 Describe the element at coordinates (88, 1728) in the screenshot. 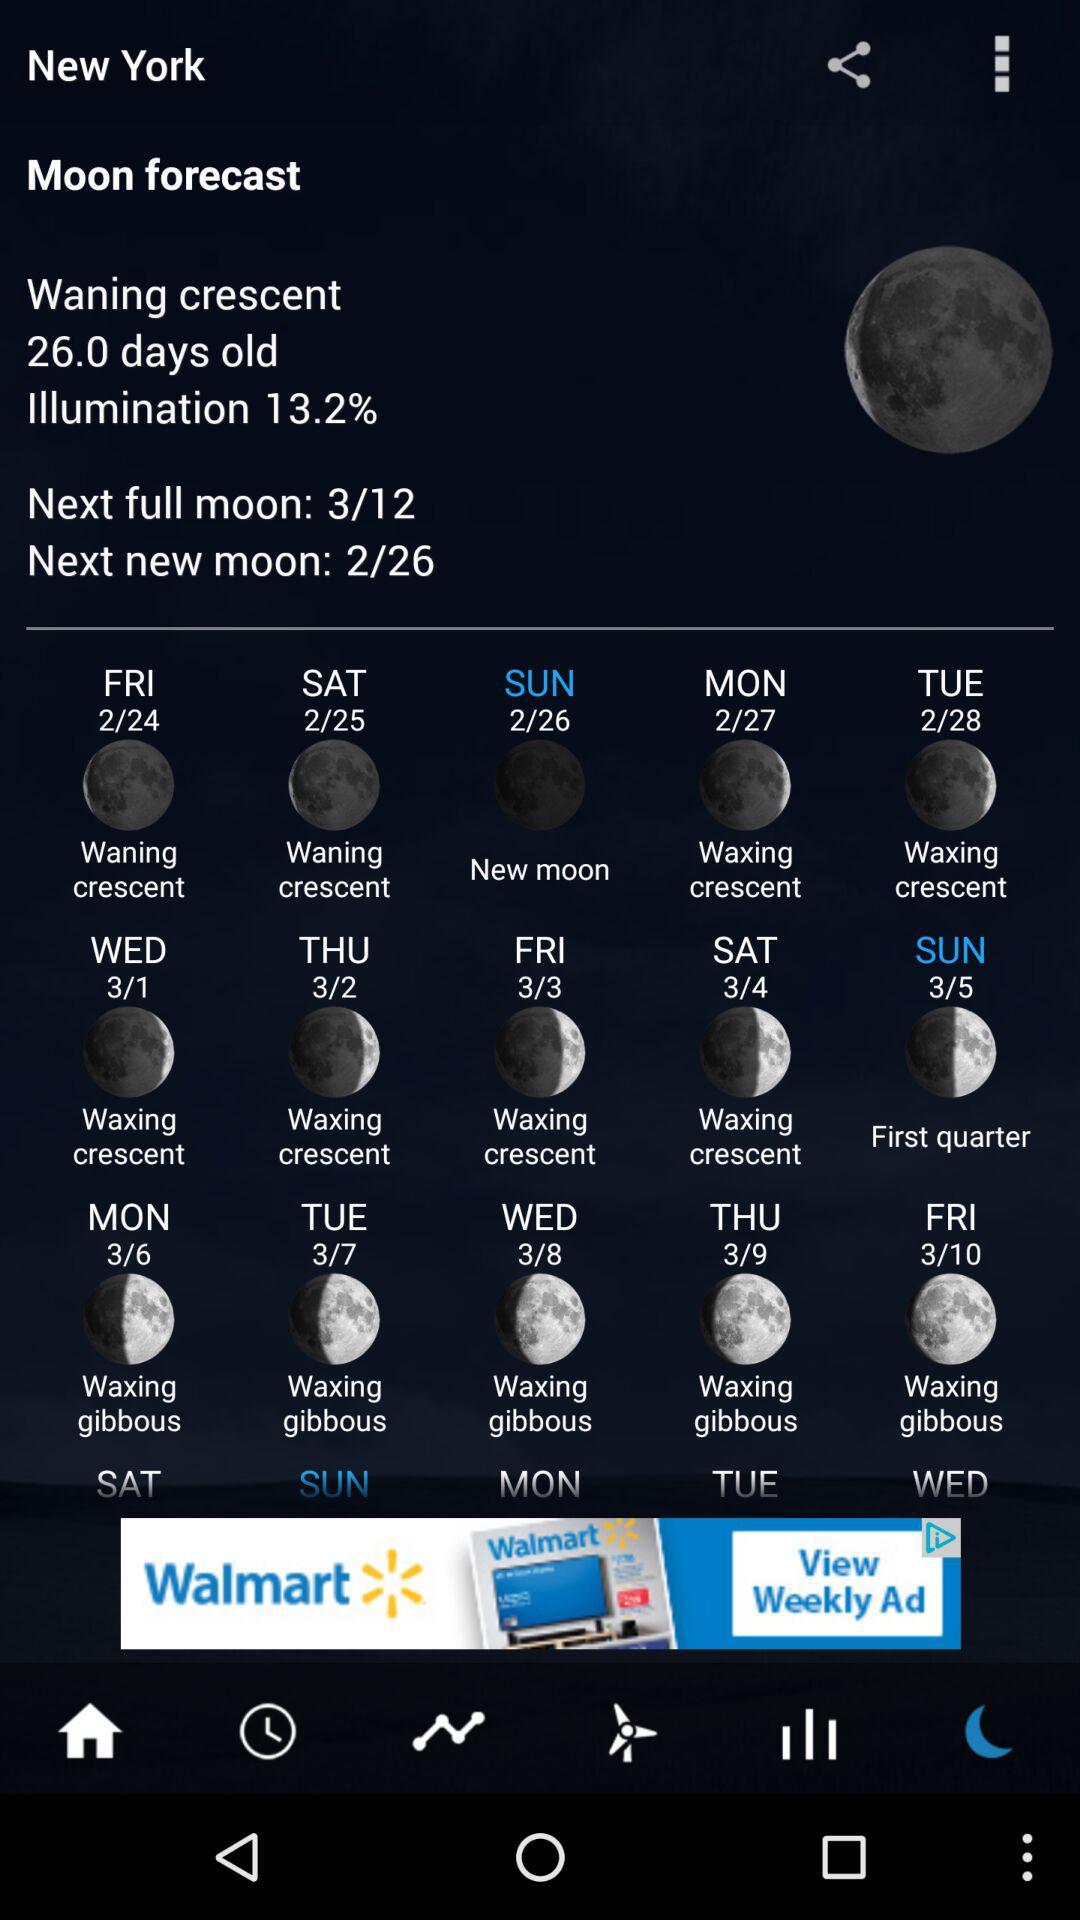

I see `home` at that location.